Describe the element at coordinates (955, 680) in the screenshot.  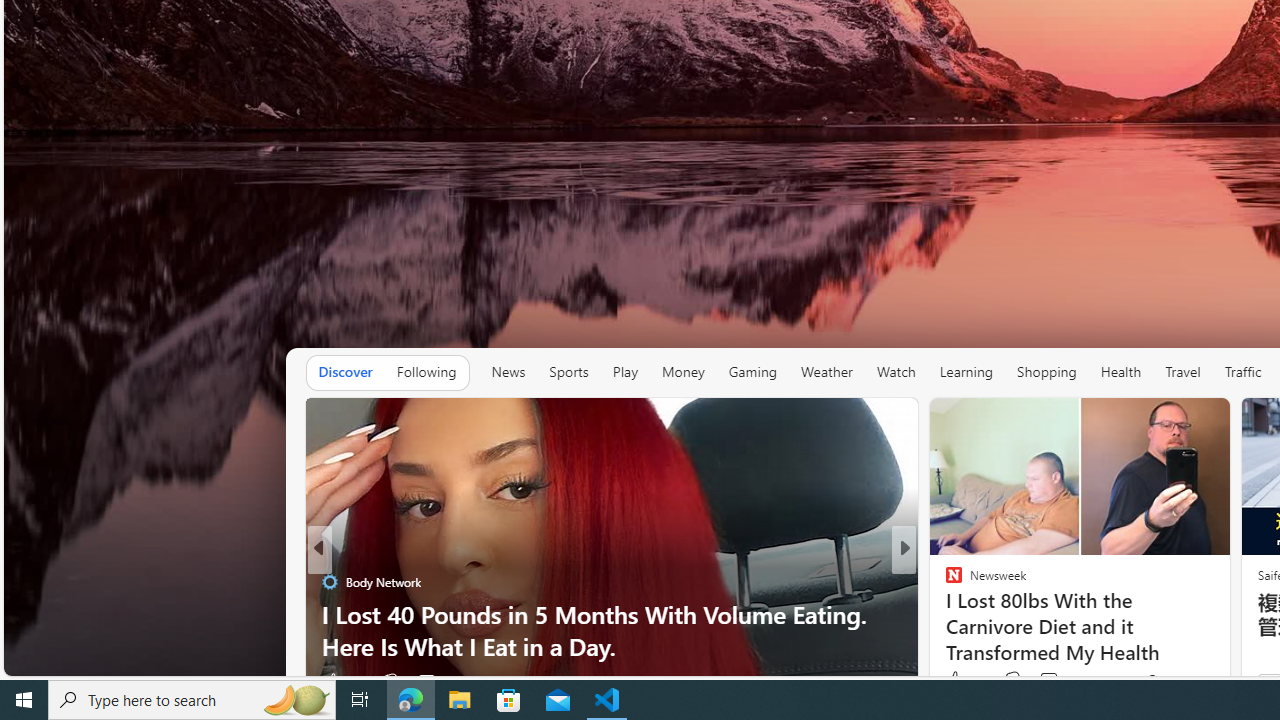
I see `'57 Like'` at that location.